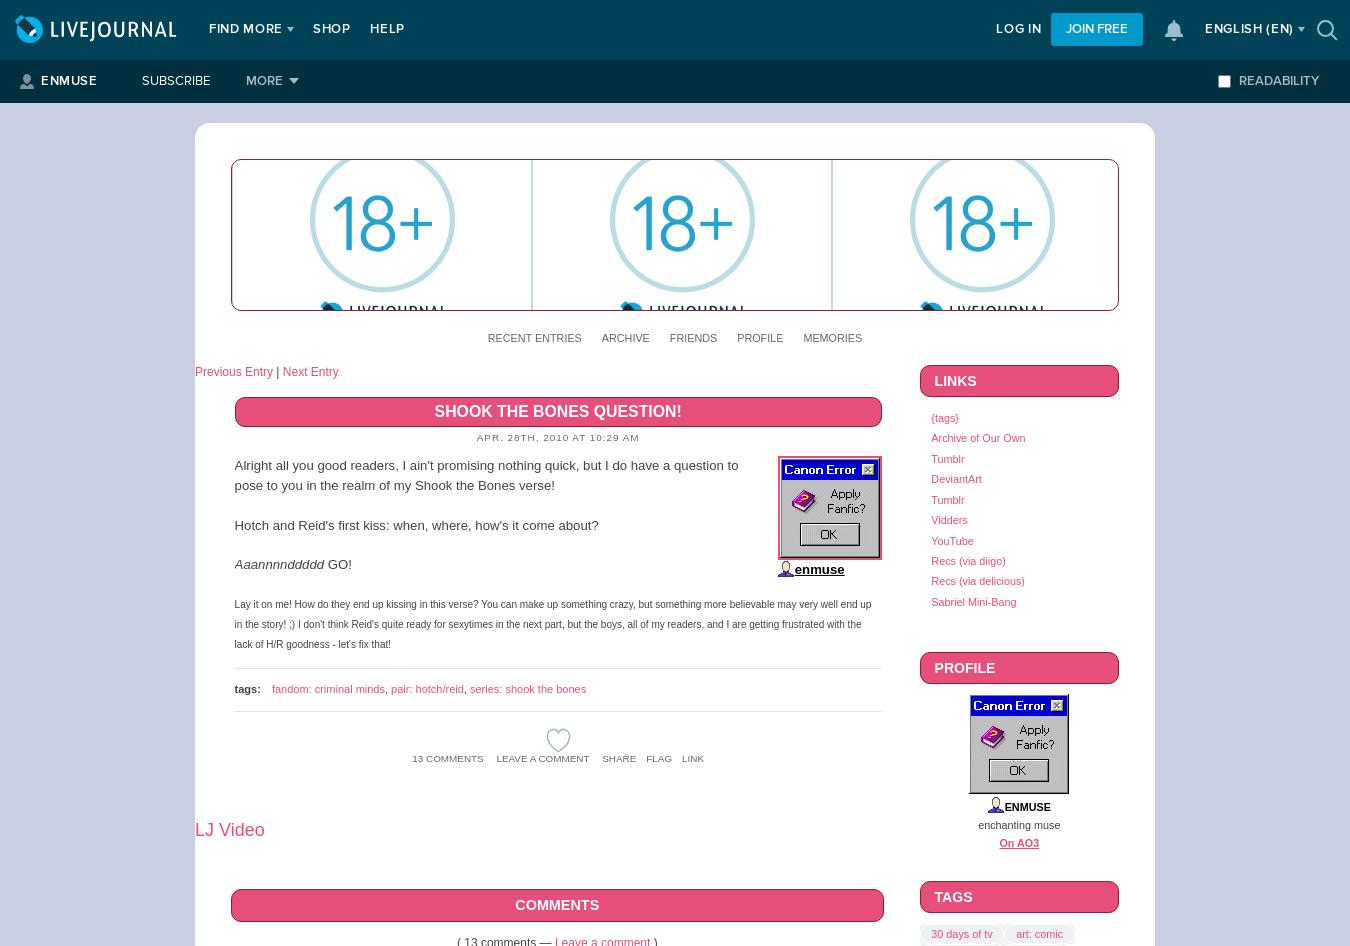 This screenshot has height=946, width=1350. I want to click on 'Subscribe', so click(174, 80).